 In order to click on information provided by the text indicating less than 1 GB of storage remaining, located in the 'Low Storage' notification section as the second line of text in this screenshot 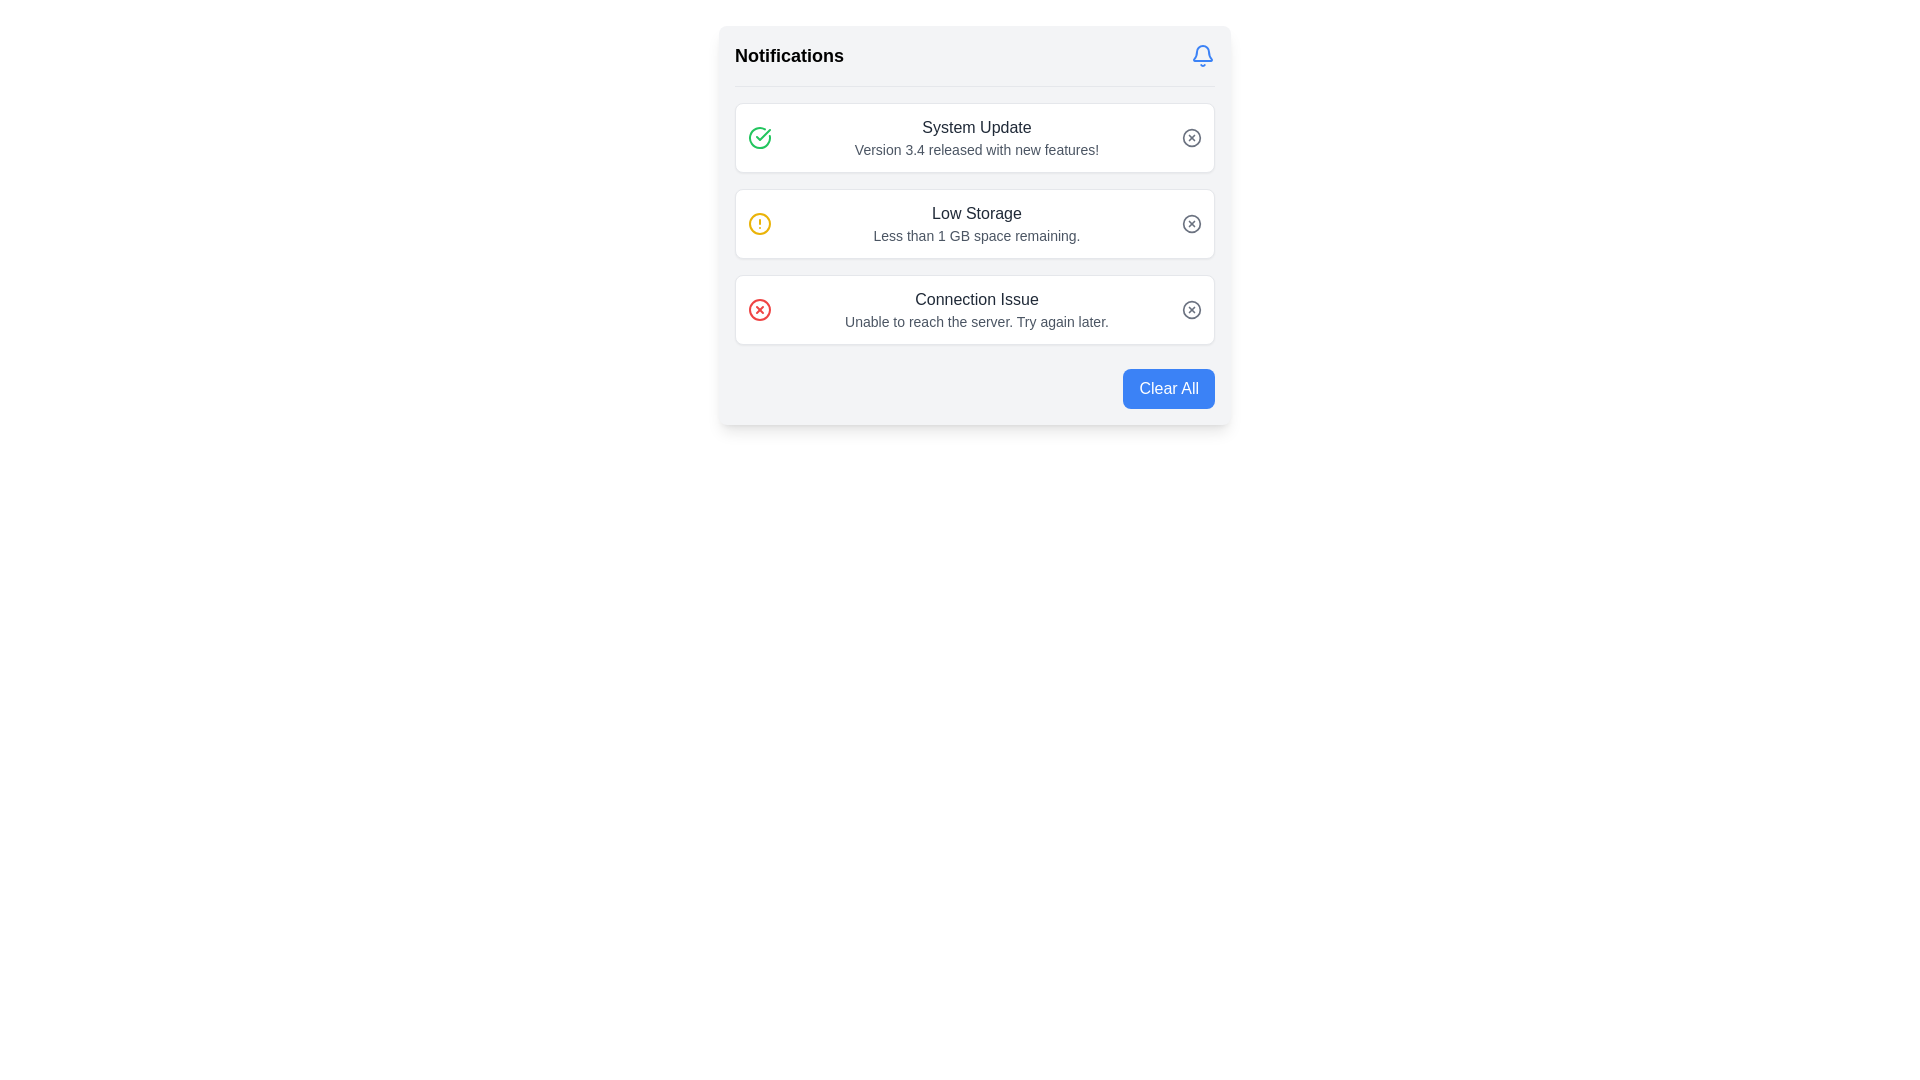, I will do `click(977, 234)`.